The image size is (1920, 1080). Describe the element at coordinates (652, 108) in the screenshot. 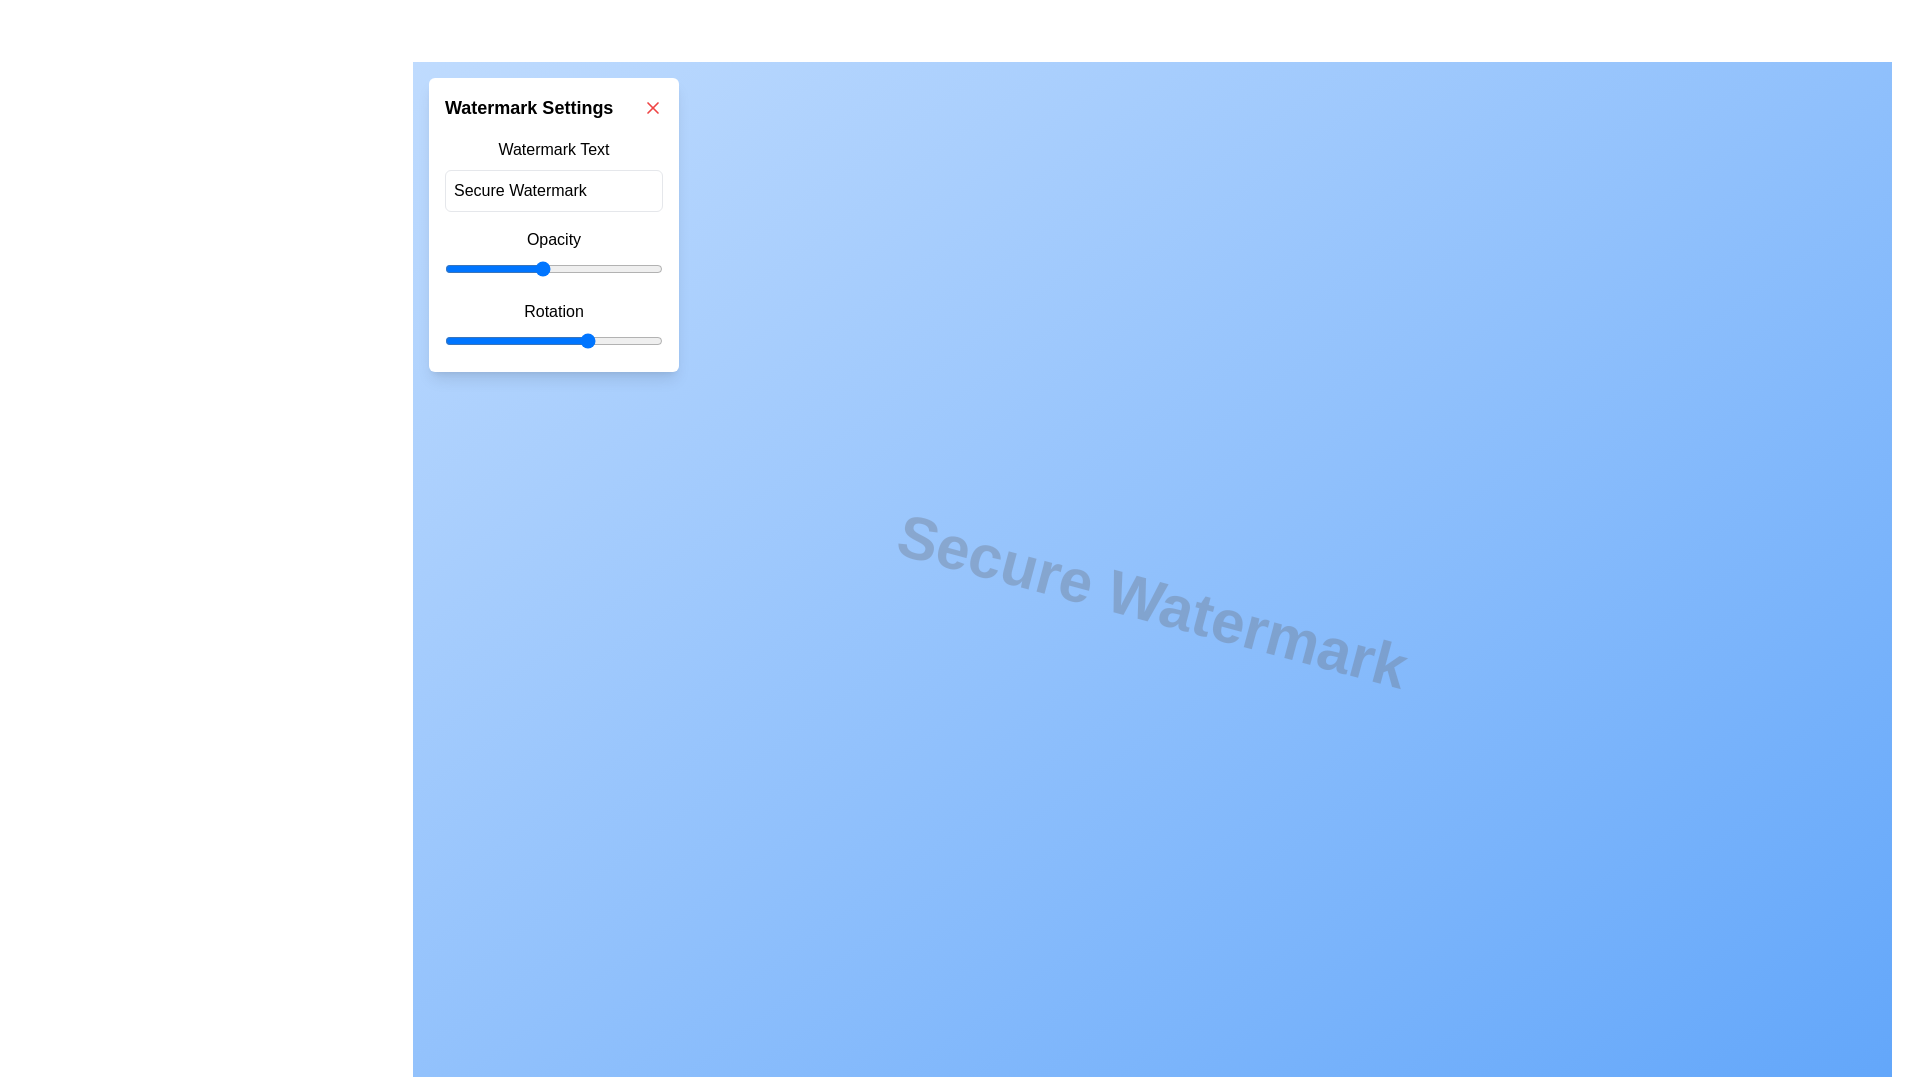

I see `the close button located at the rightmost part of the 'Watermark Settings' header` at that location.